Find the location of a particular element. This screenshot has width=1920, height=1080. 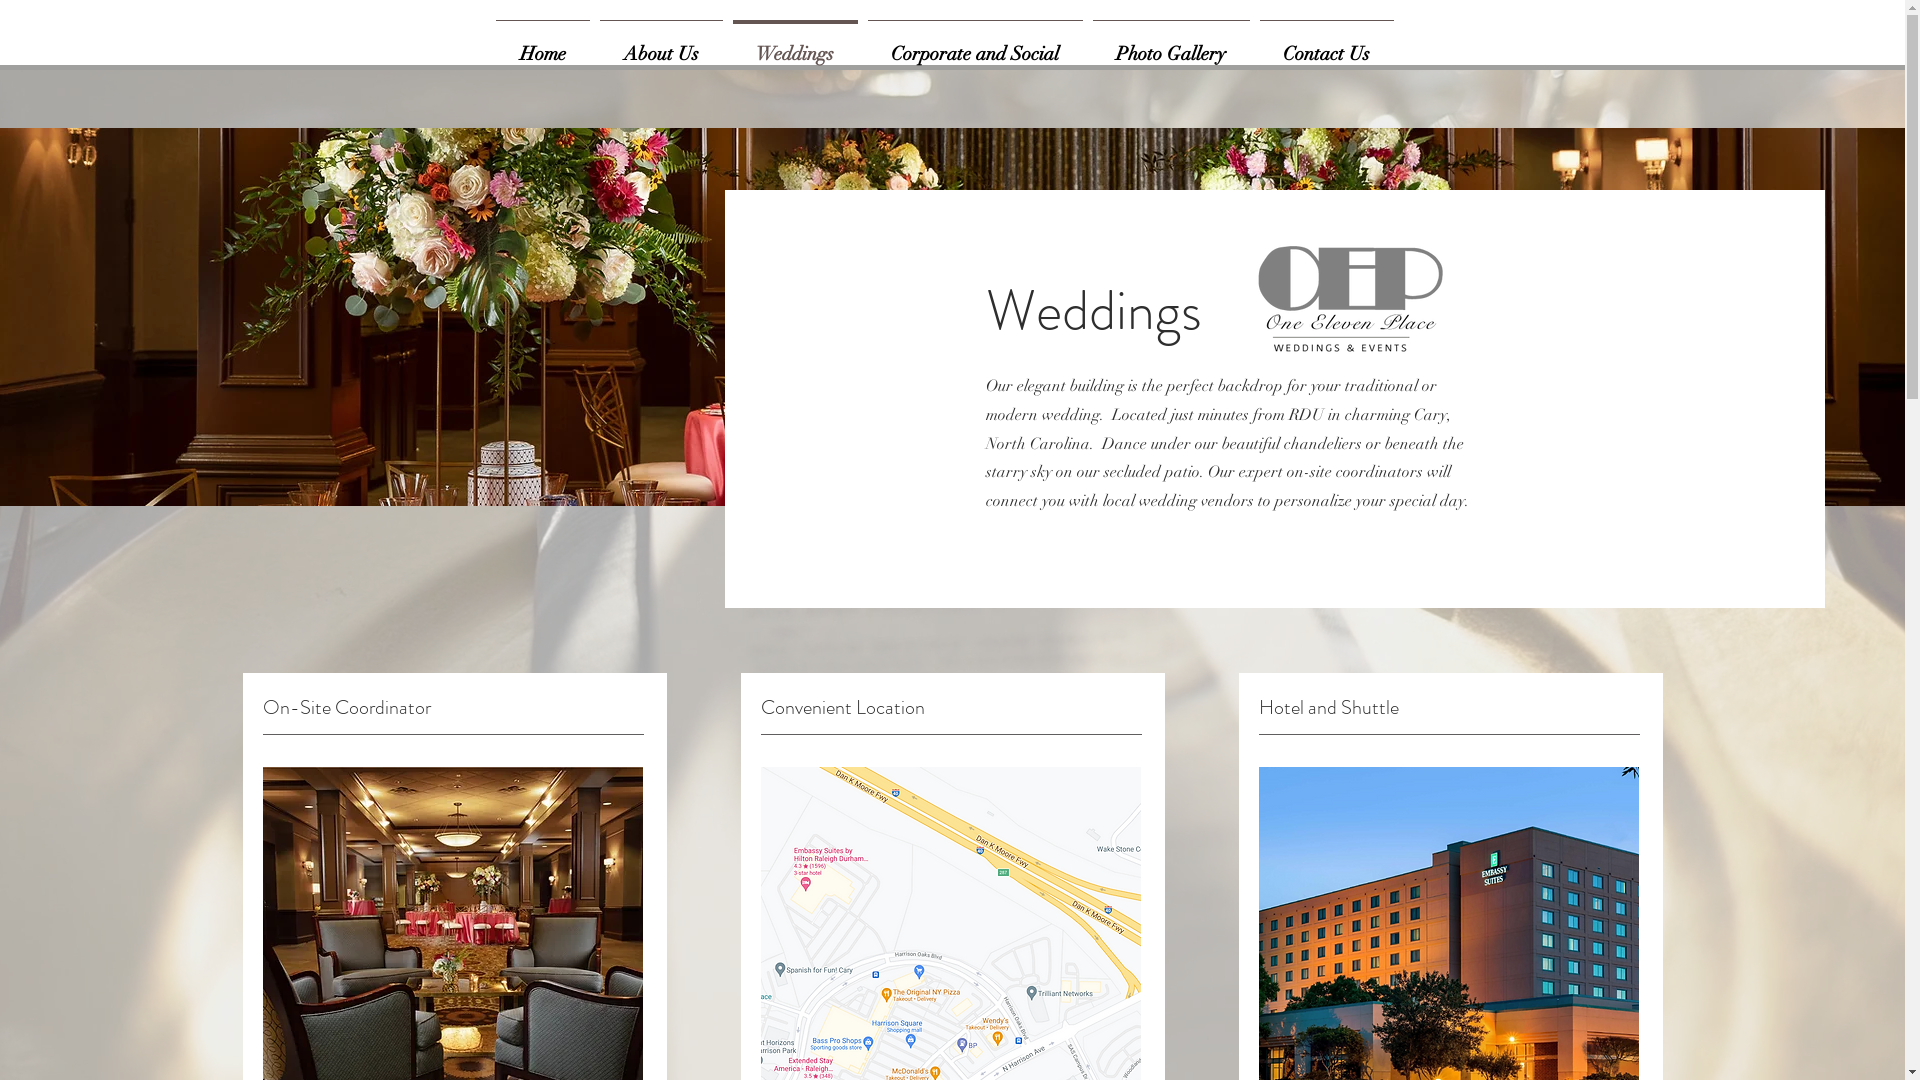

'Photo Gallery' is located at coordinates (1171, 45).